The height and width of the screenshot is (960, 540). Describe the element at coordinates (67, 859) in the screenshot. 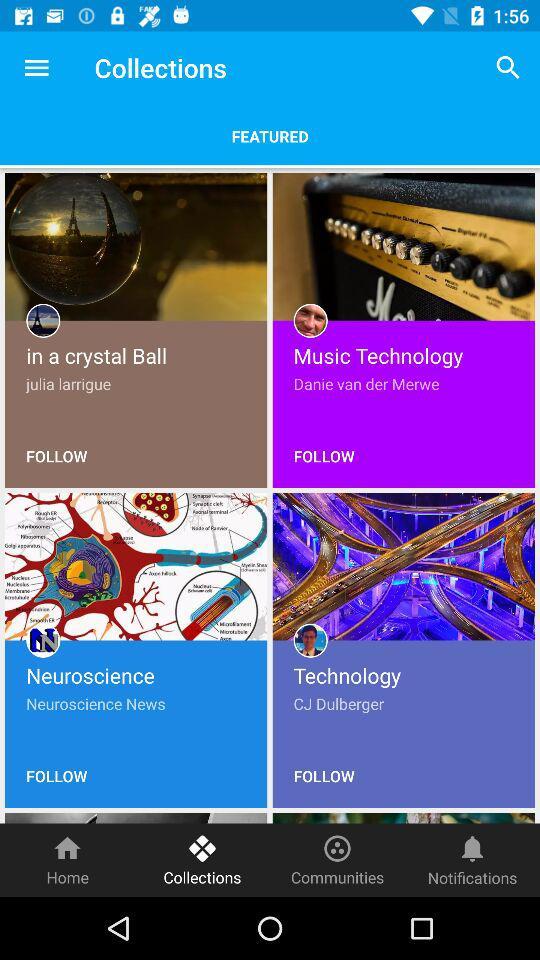

I see `home item` at that location.